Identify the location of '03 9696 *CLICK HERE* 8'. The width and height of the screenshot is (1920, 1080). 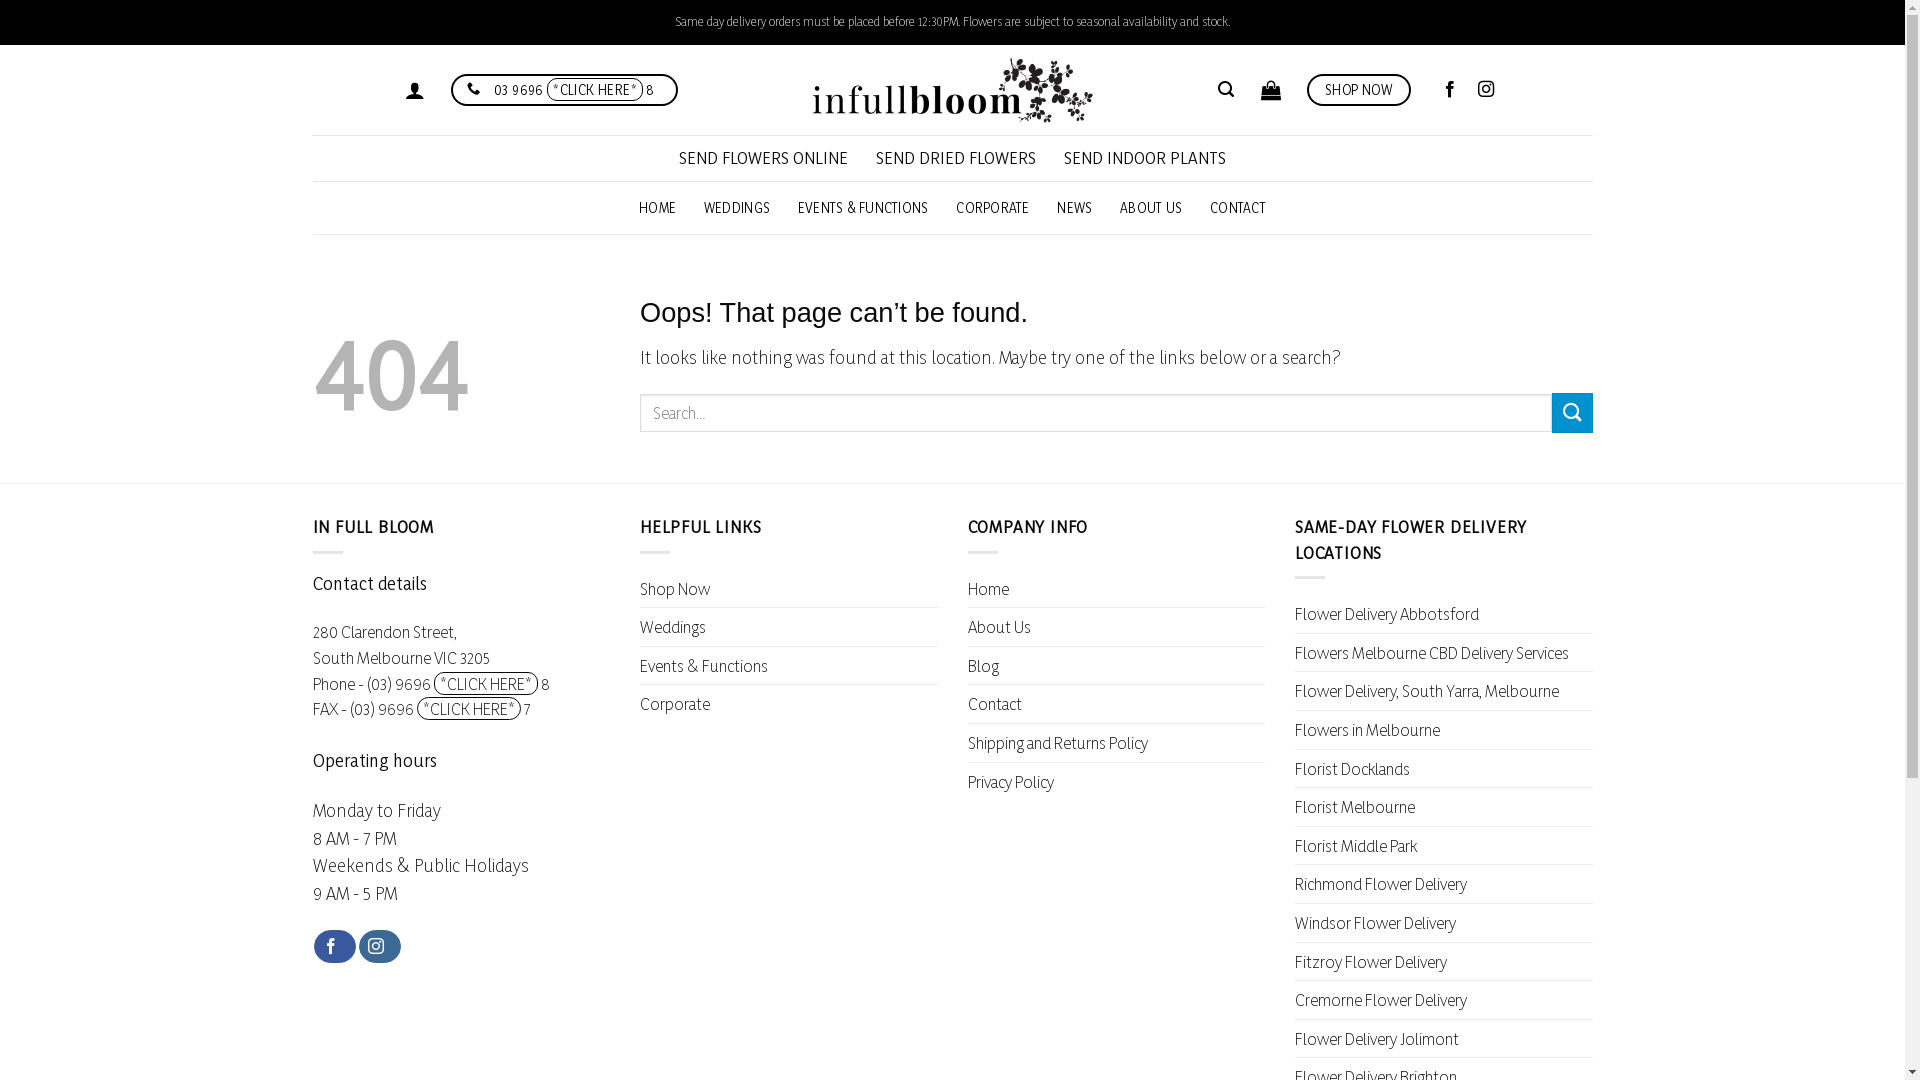
(563, 90).